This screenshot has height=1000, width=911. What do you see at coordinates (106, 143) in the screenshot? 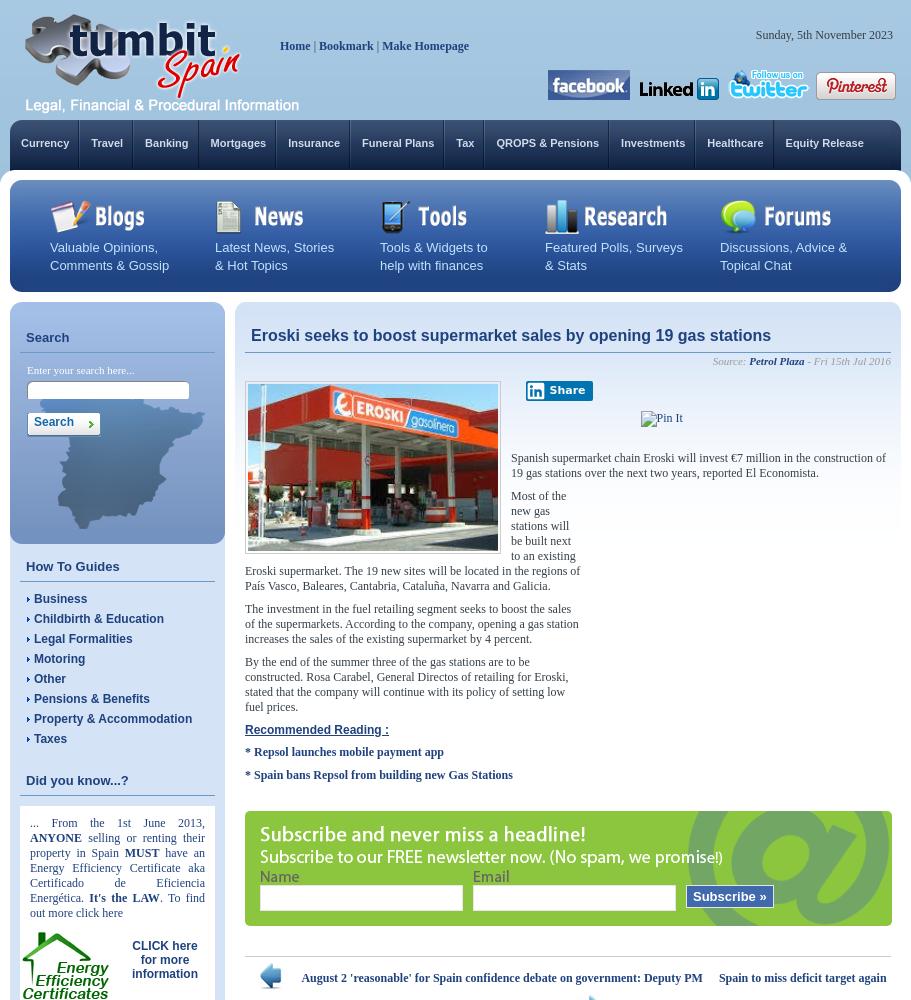
I see `'Travel'` at bounding box center [106, 143].